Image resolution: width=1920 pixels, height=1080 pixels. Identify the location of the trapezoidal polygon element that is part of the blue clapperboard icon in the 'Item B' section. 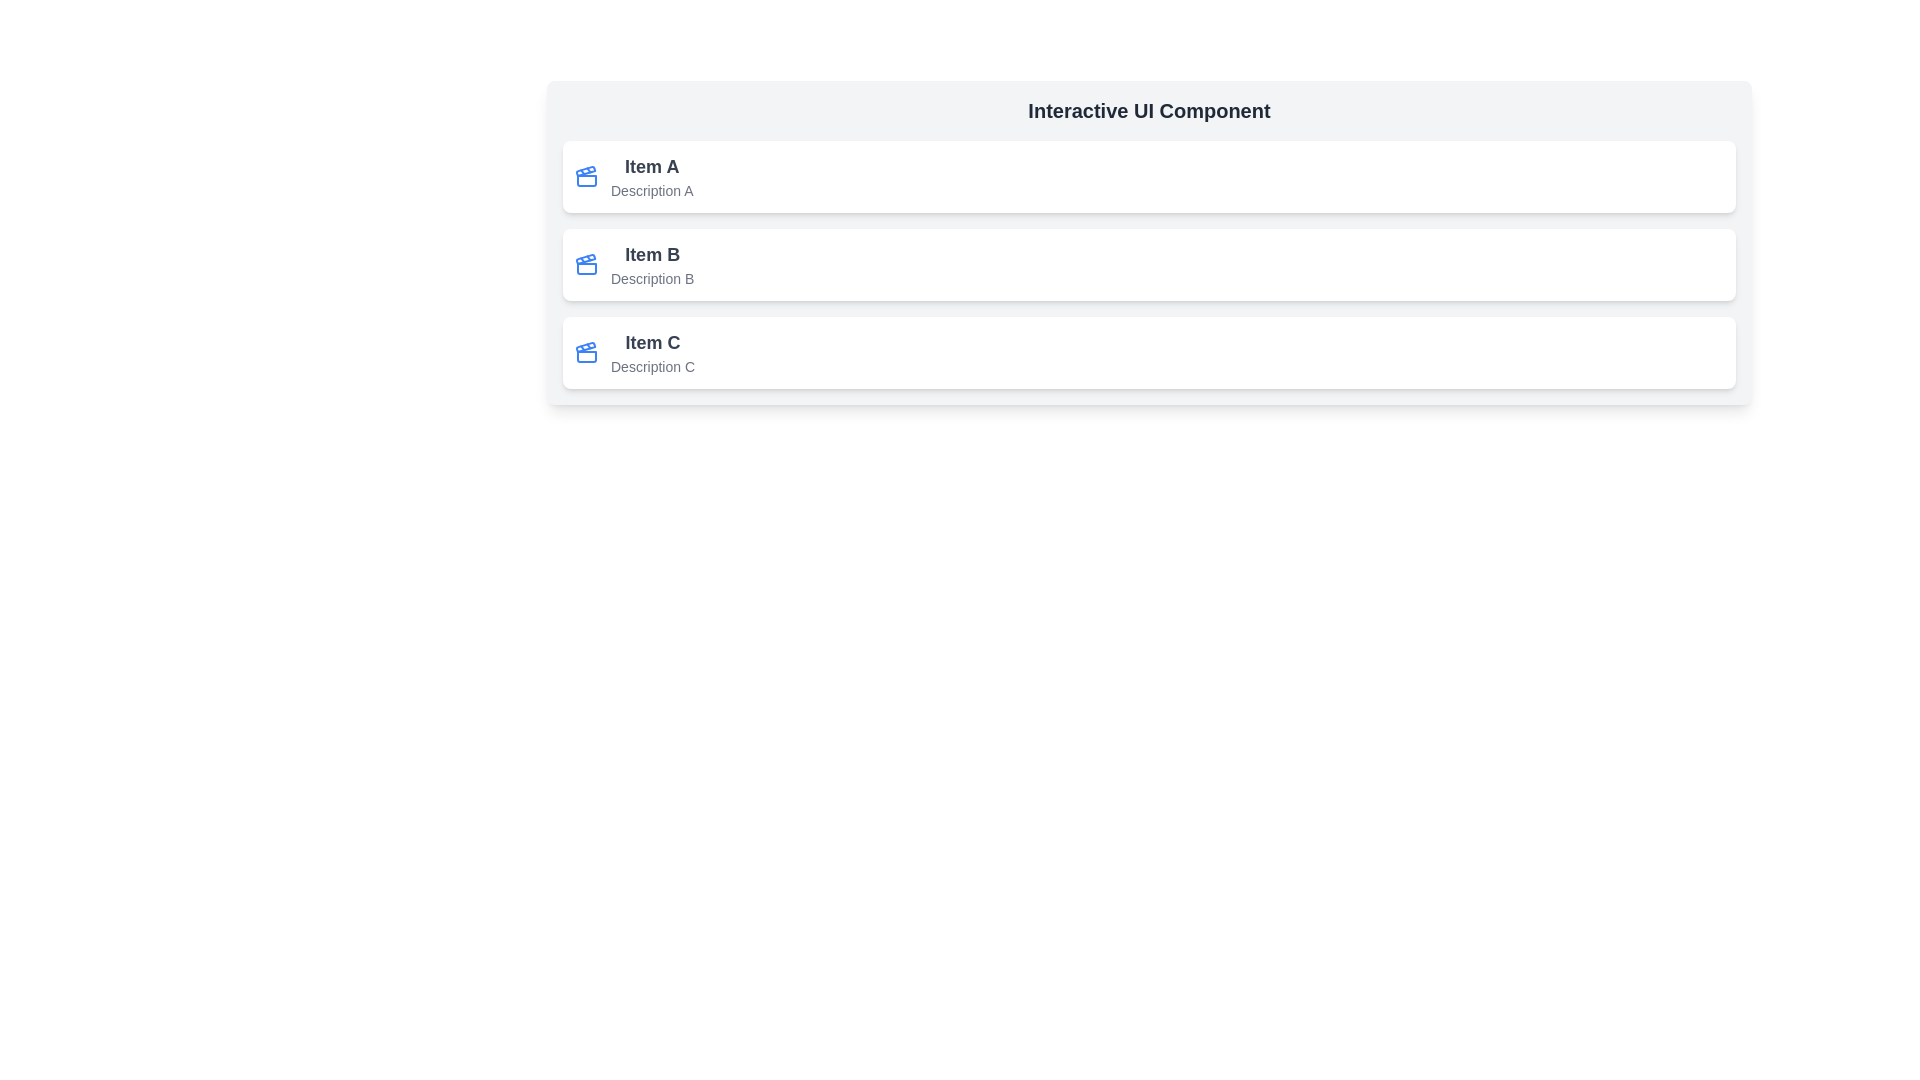
(585, 258).